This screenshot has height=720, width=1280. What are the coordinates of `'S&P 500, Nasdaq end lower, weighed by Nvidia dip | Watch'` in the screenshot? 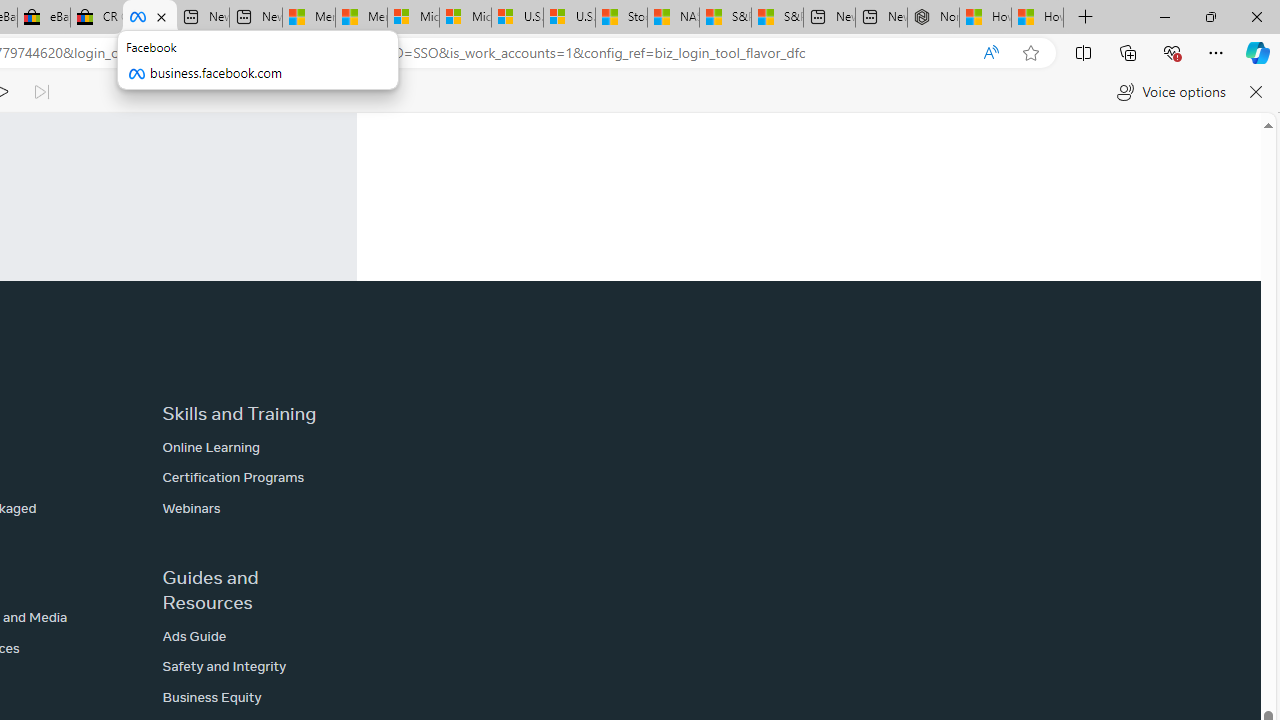 It's located at (775, 17).